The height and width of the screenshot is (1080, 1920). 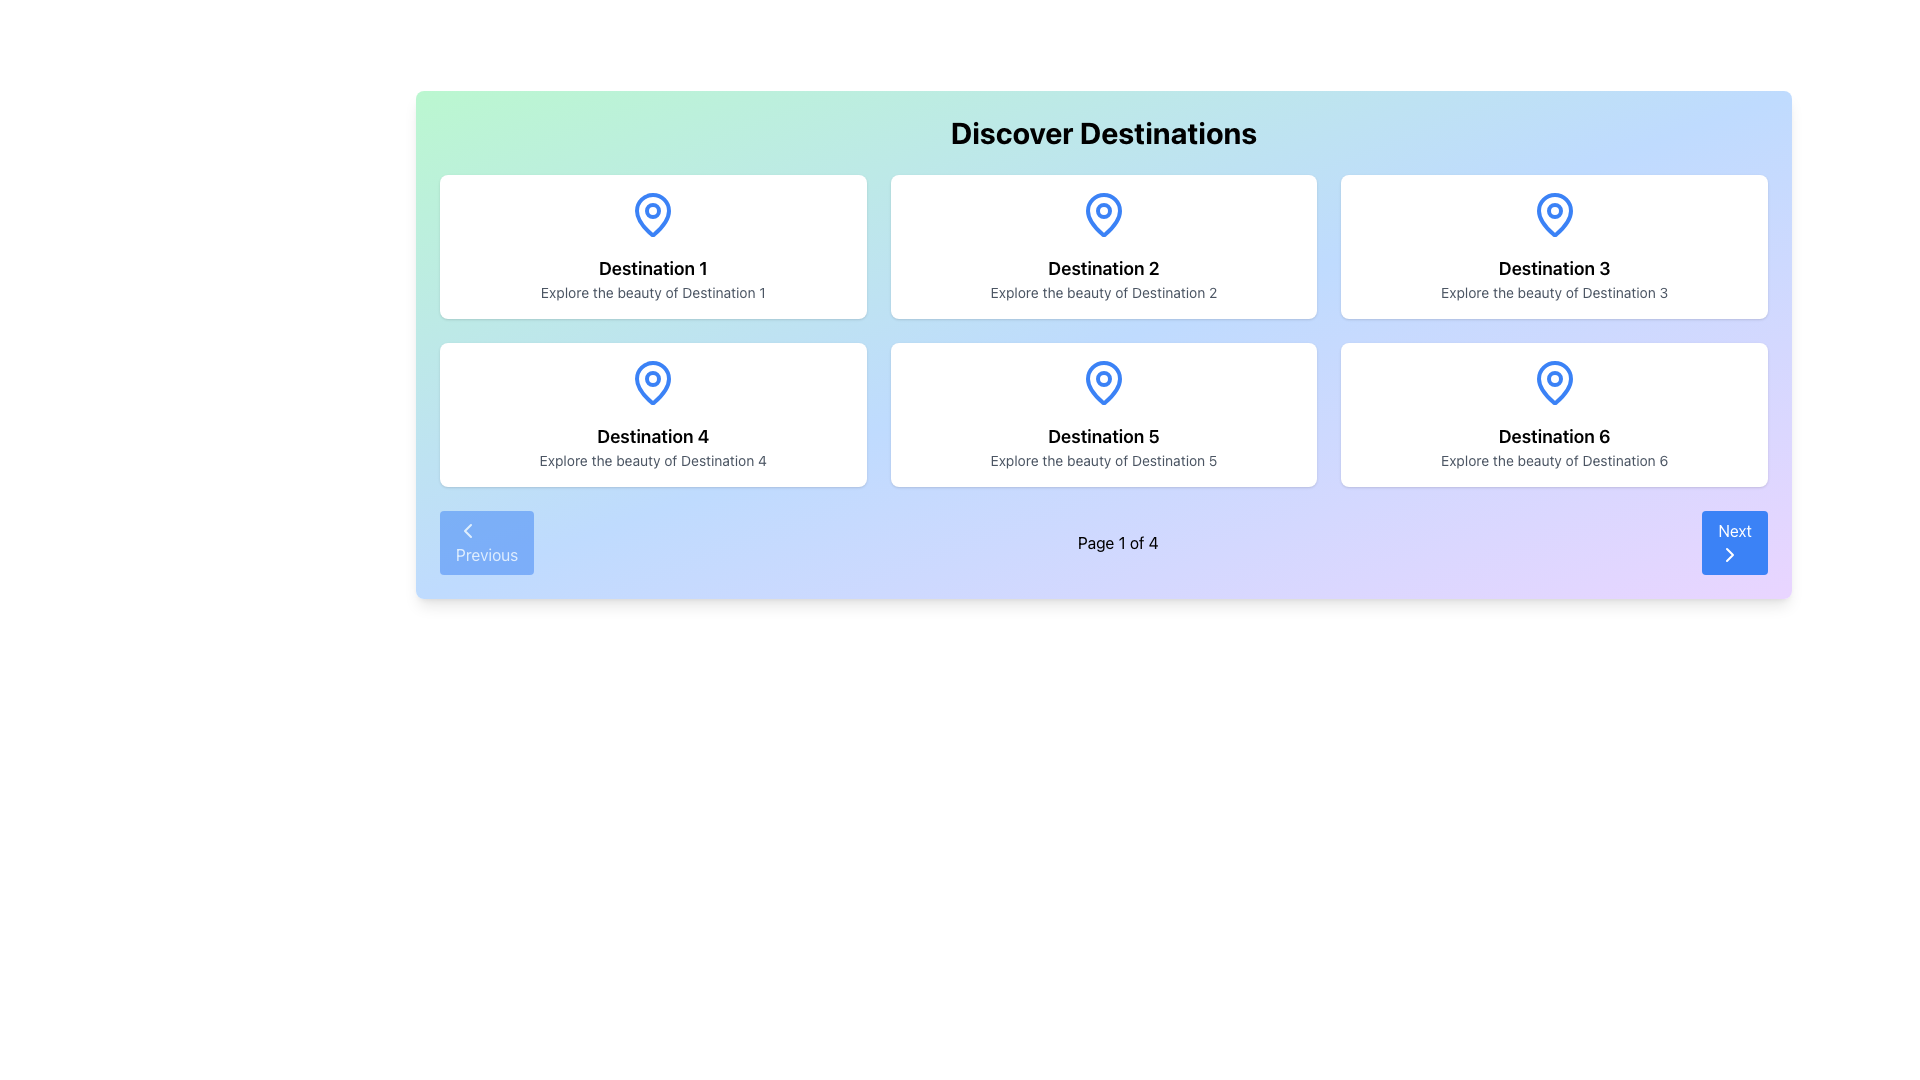 I want to click on the navigation button located at the bottom-right corner of the layout, so click(x=1734, y=543).